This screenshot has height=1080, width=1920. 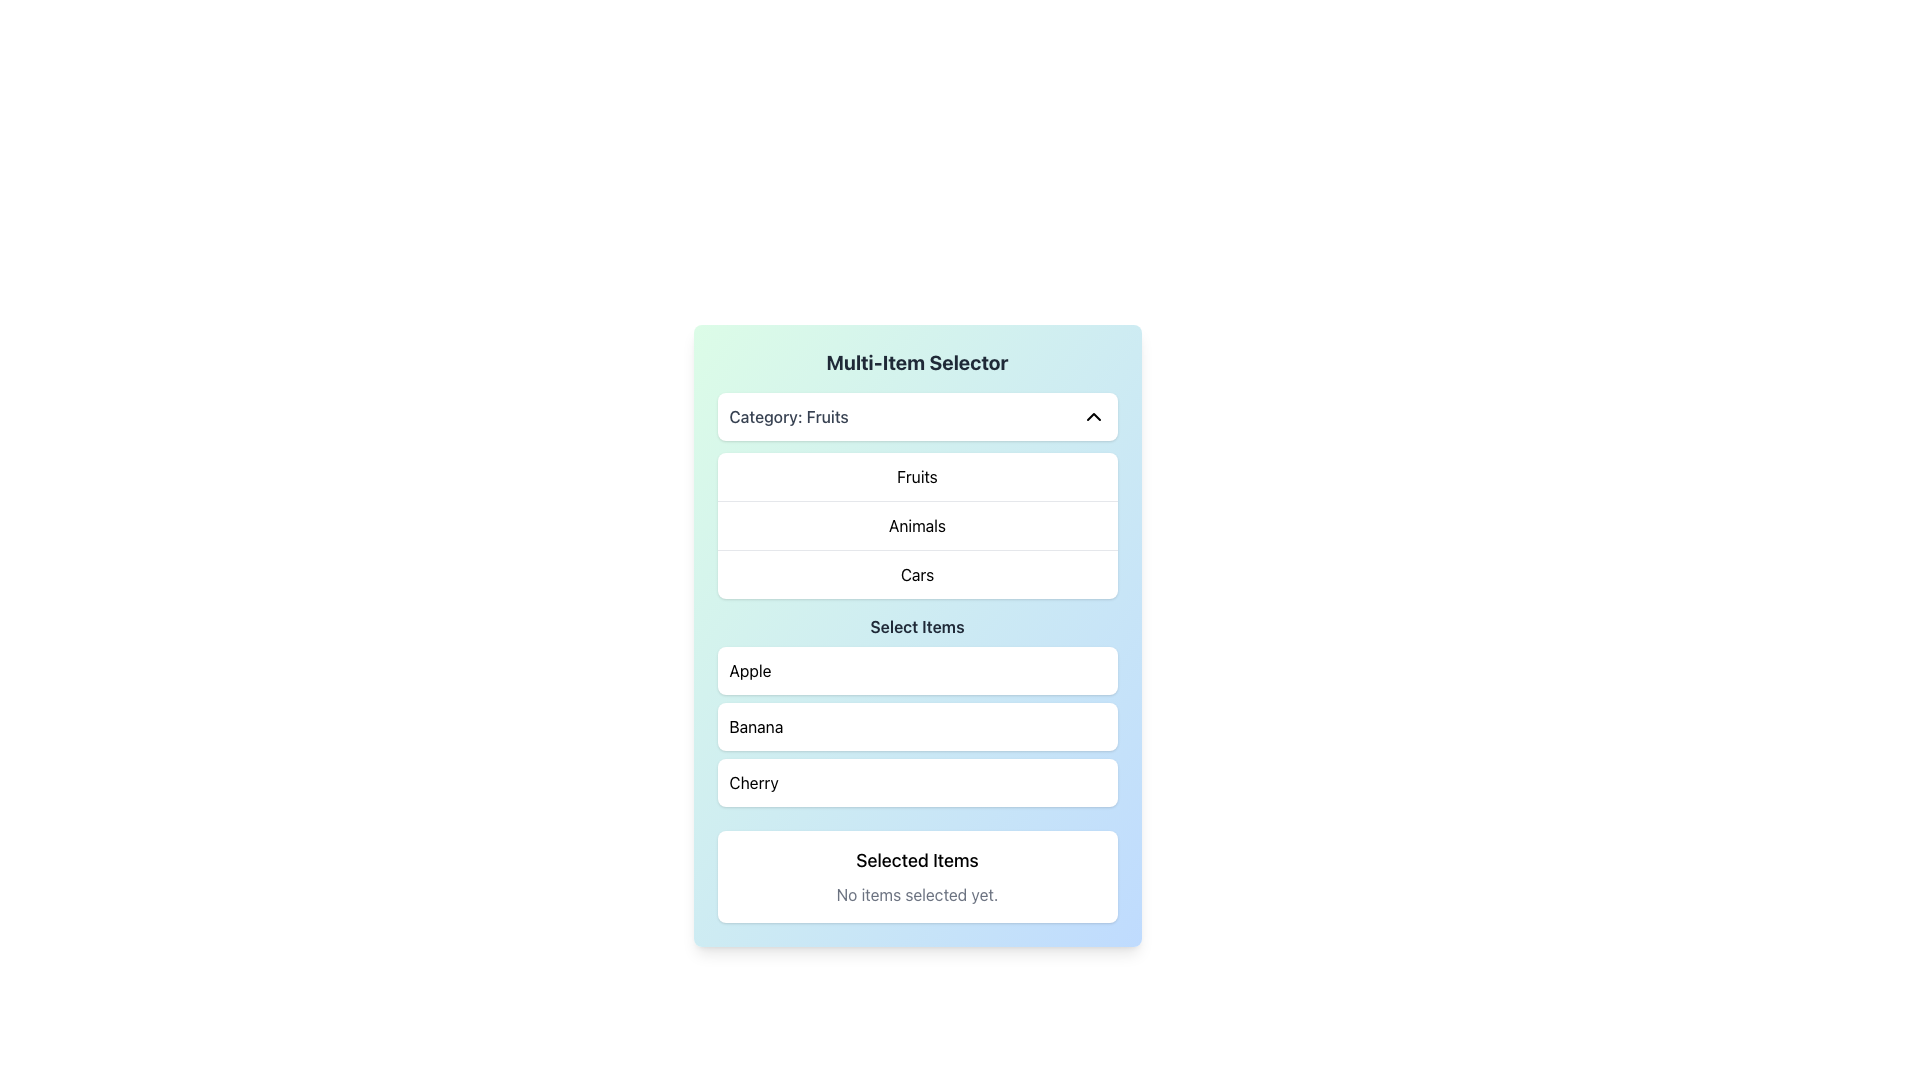 What do you see at coordinates (755, 726) in the screenshot?
I see `the 'Banana' text label` at bounding box center [755, 726].